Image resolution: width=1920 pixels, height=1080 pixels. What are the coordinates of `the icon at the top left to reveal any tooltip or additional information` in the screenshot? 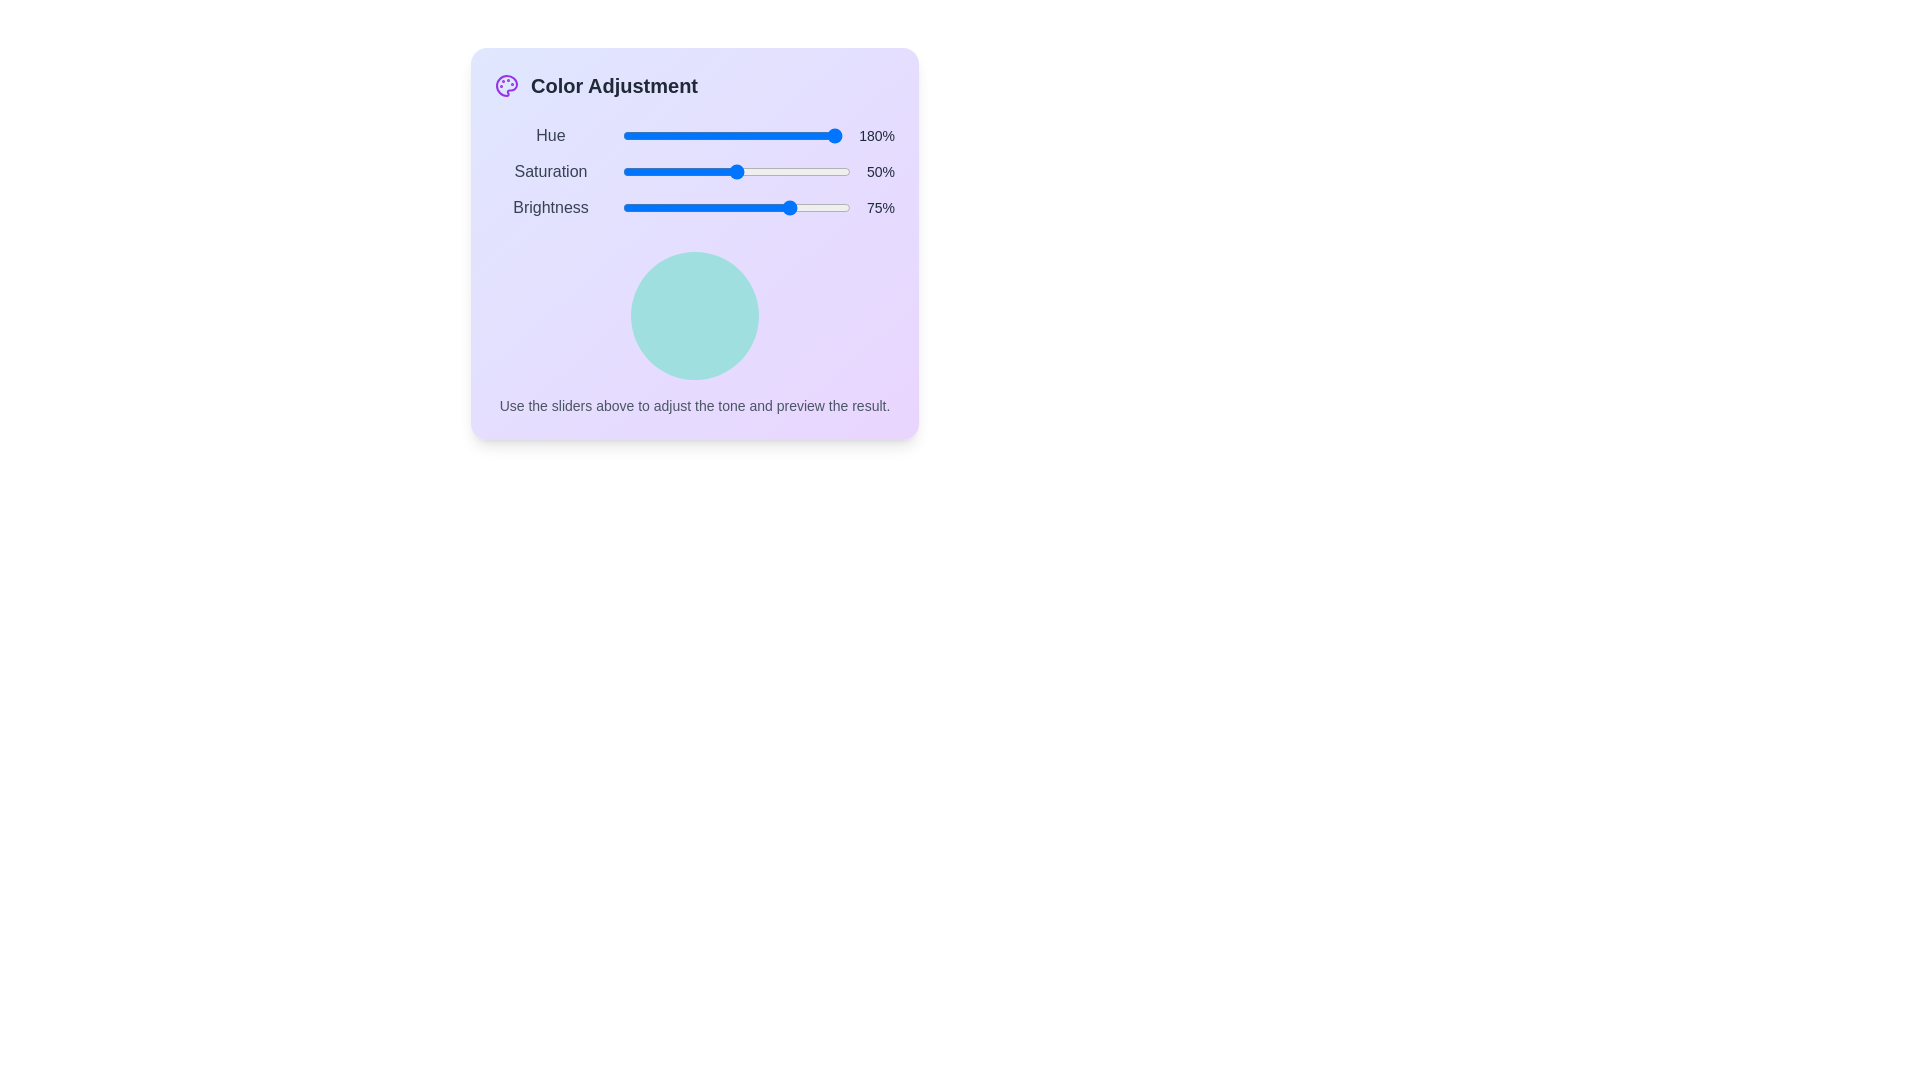 It's located at (507, 84).